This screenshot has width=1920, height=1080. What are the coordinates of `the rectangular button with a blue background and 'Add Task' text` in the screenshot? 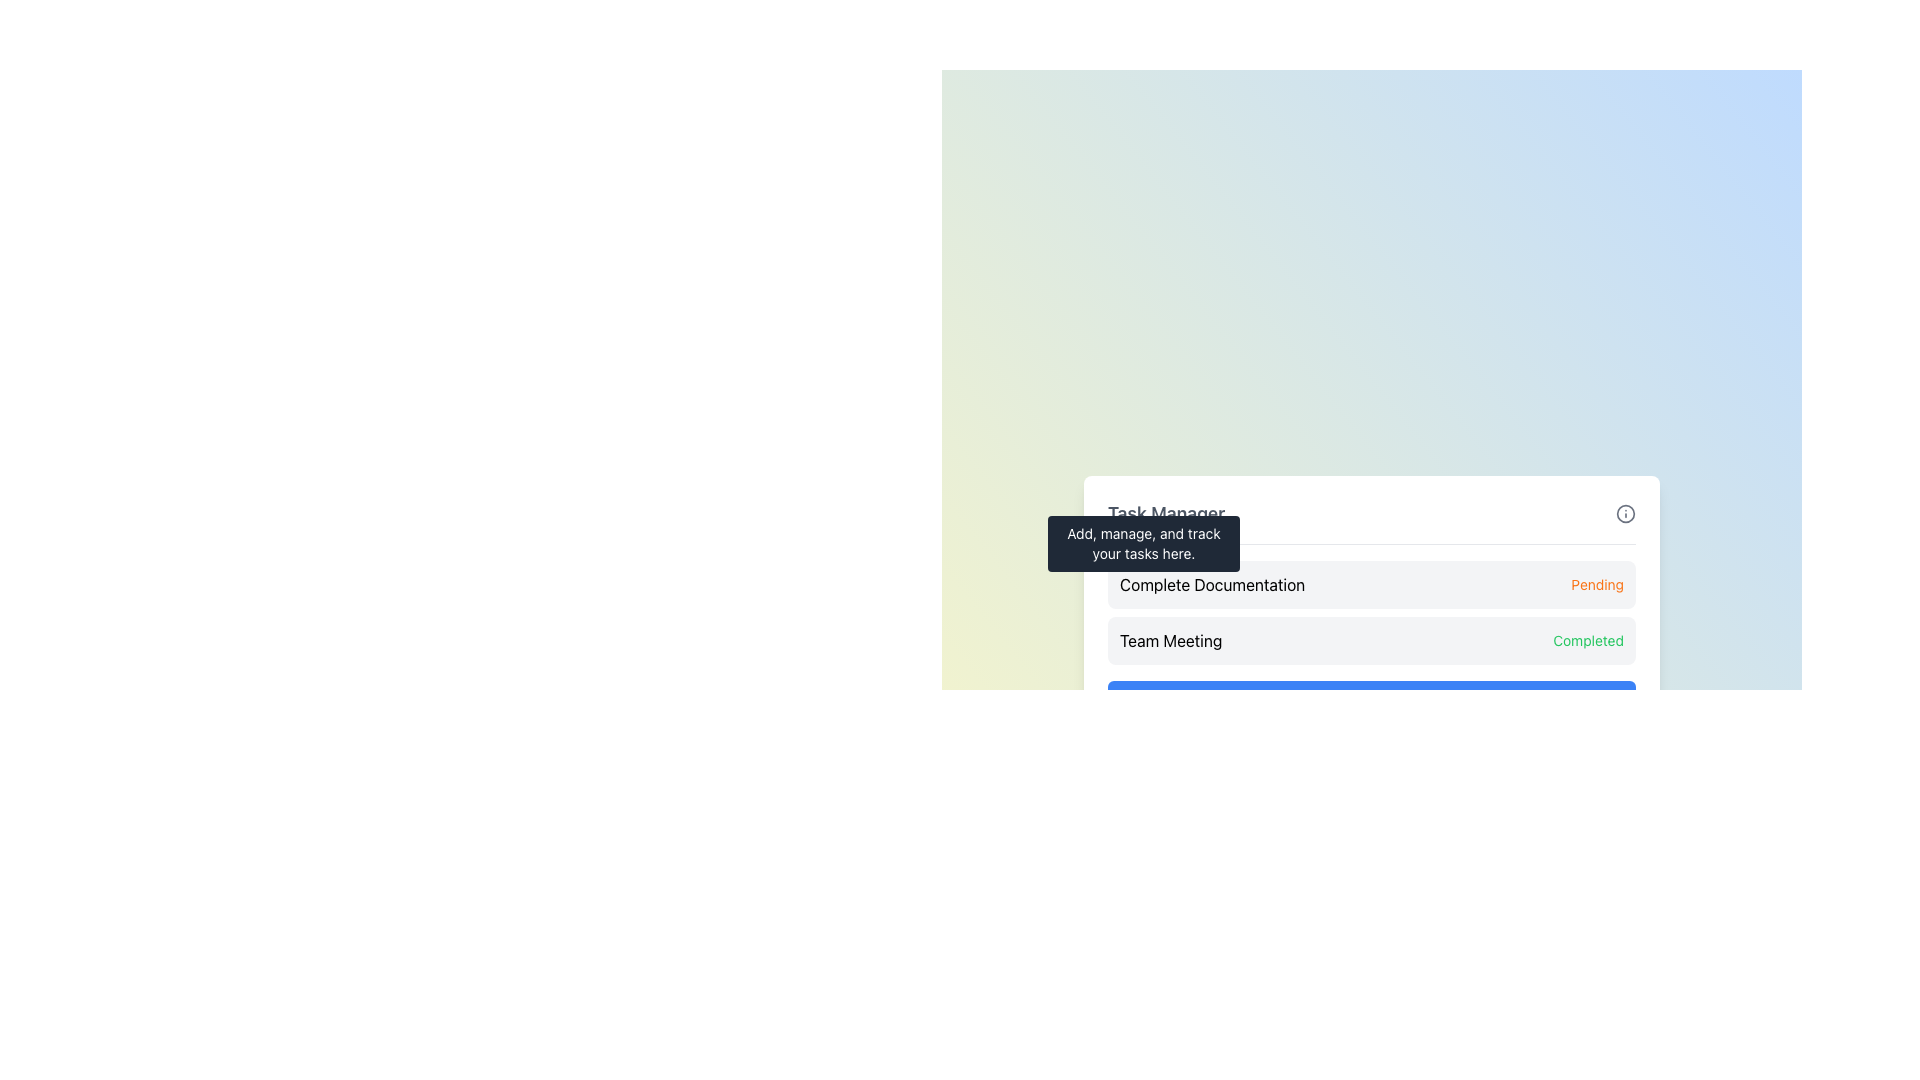 It's located at (1371, 698).